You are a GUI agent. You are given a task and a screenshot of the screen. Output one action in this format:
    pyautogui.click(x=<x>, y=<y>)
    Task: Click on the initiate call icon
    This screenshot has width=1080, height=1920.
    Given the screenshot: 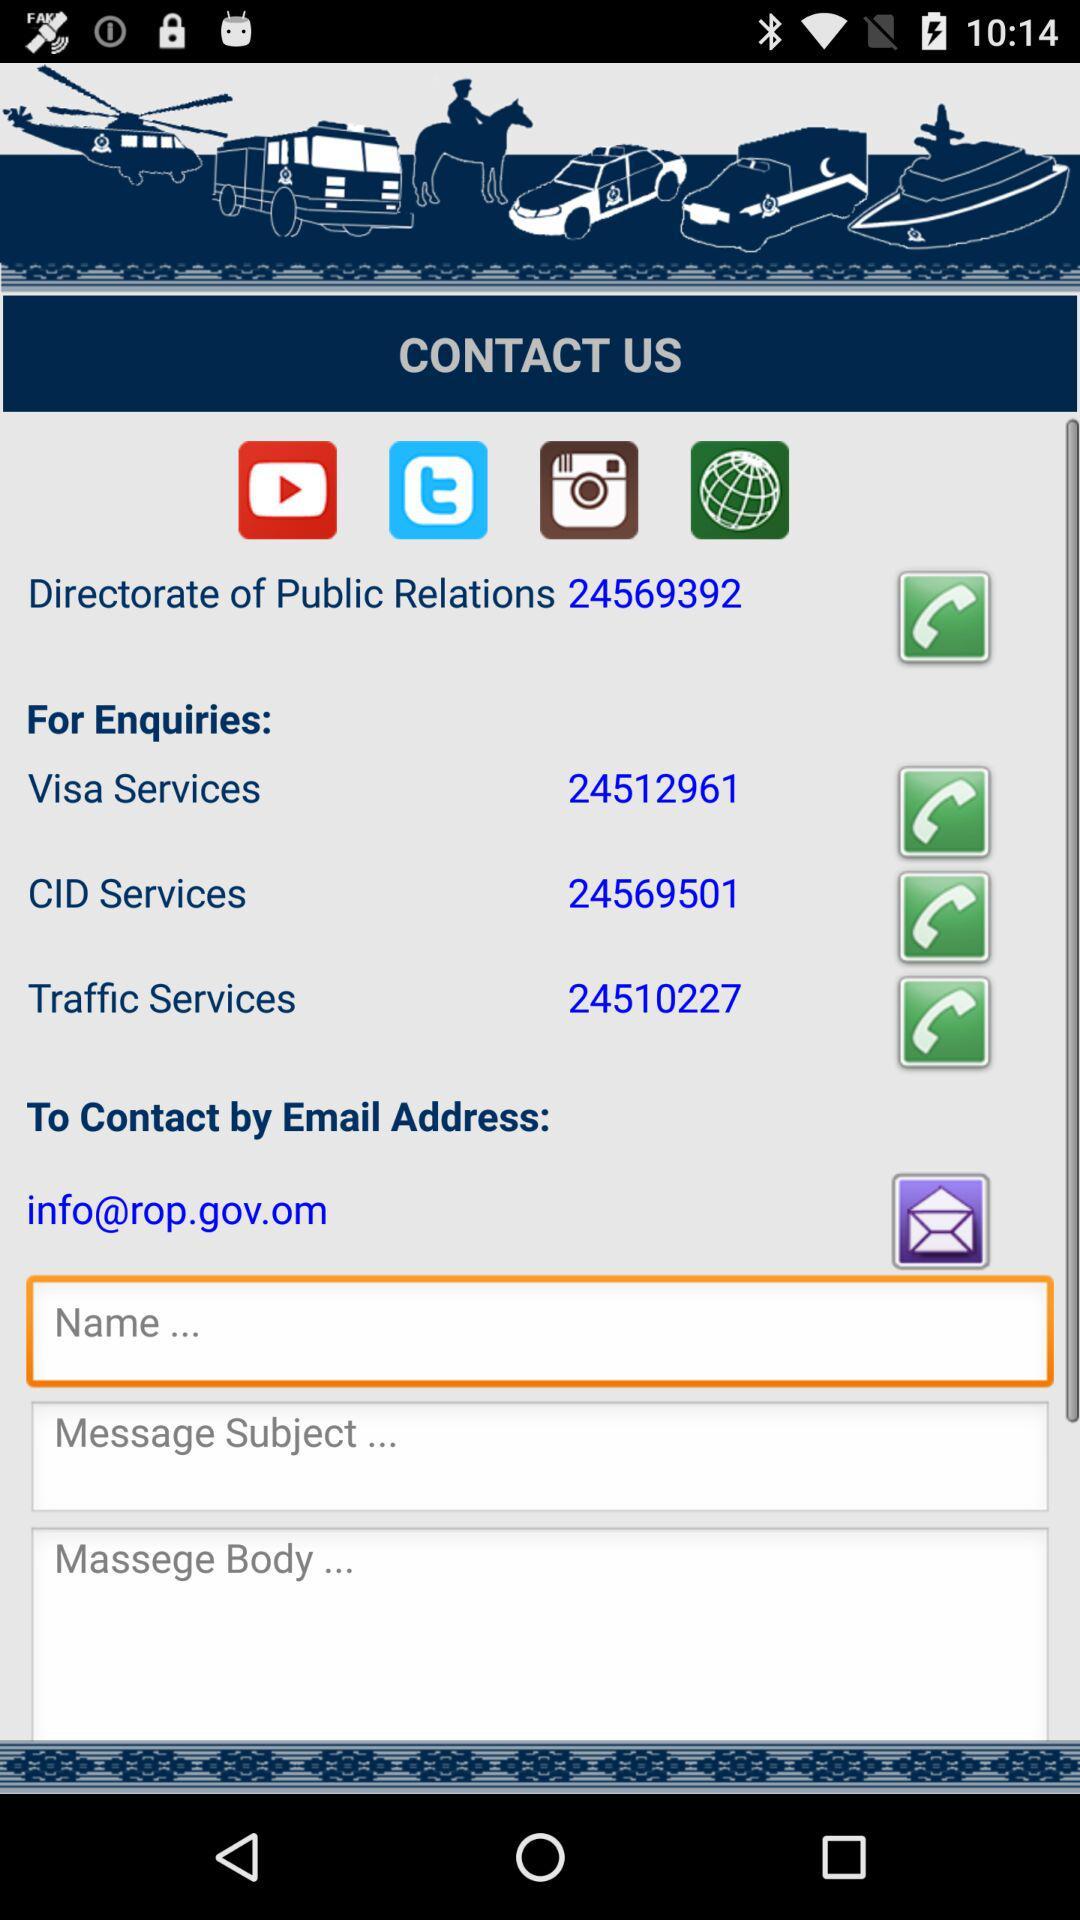 What is the action you would take?
    pyautogui.click(x=944, y=812)
    